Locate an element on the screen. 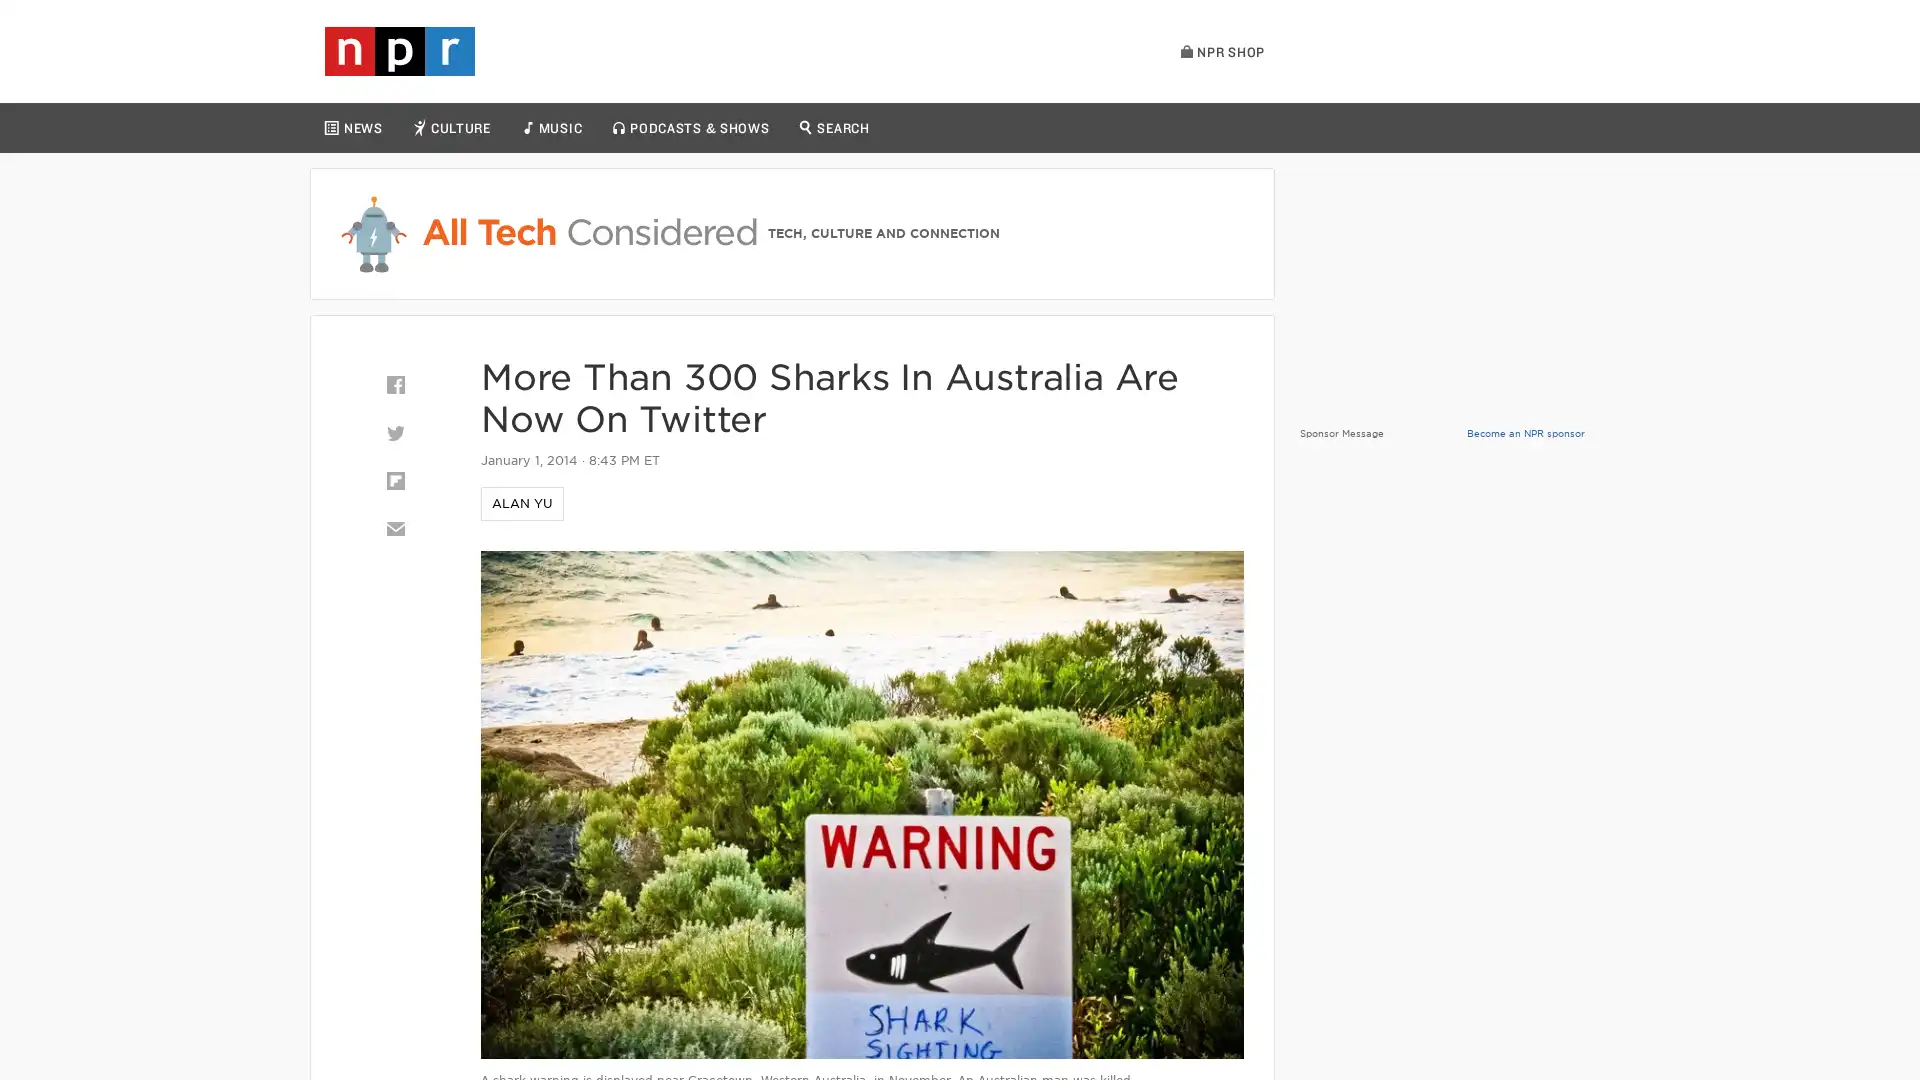 The image size is (1920, 1080). LISTEN LIVE is located at coordinates (1457, 128).